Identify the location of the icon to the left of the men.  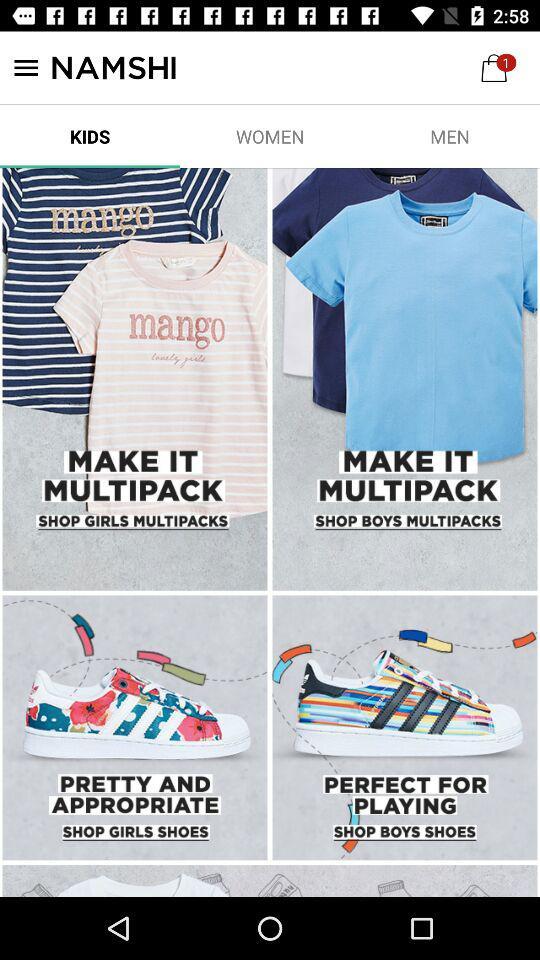
(270, 135).